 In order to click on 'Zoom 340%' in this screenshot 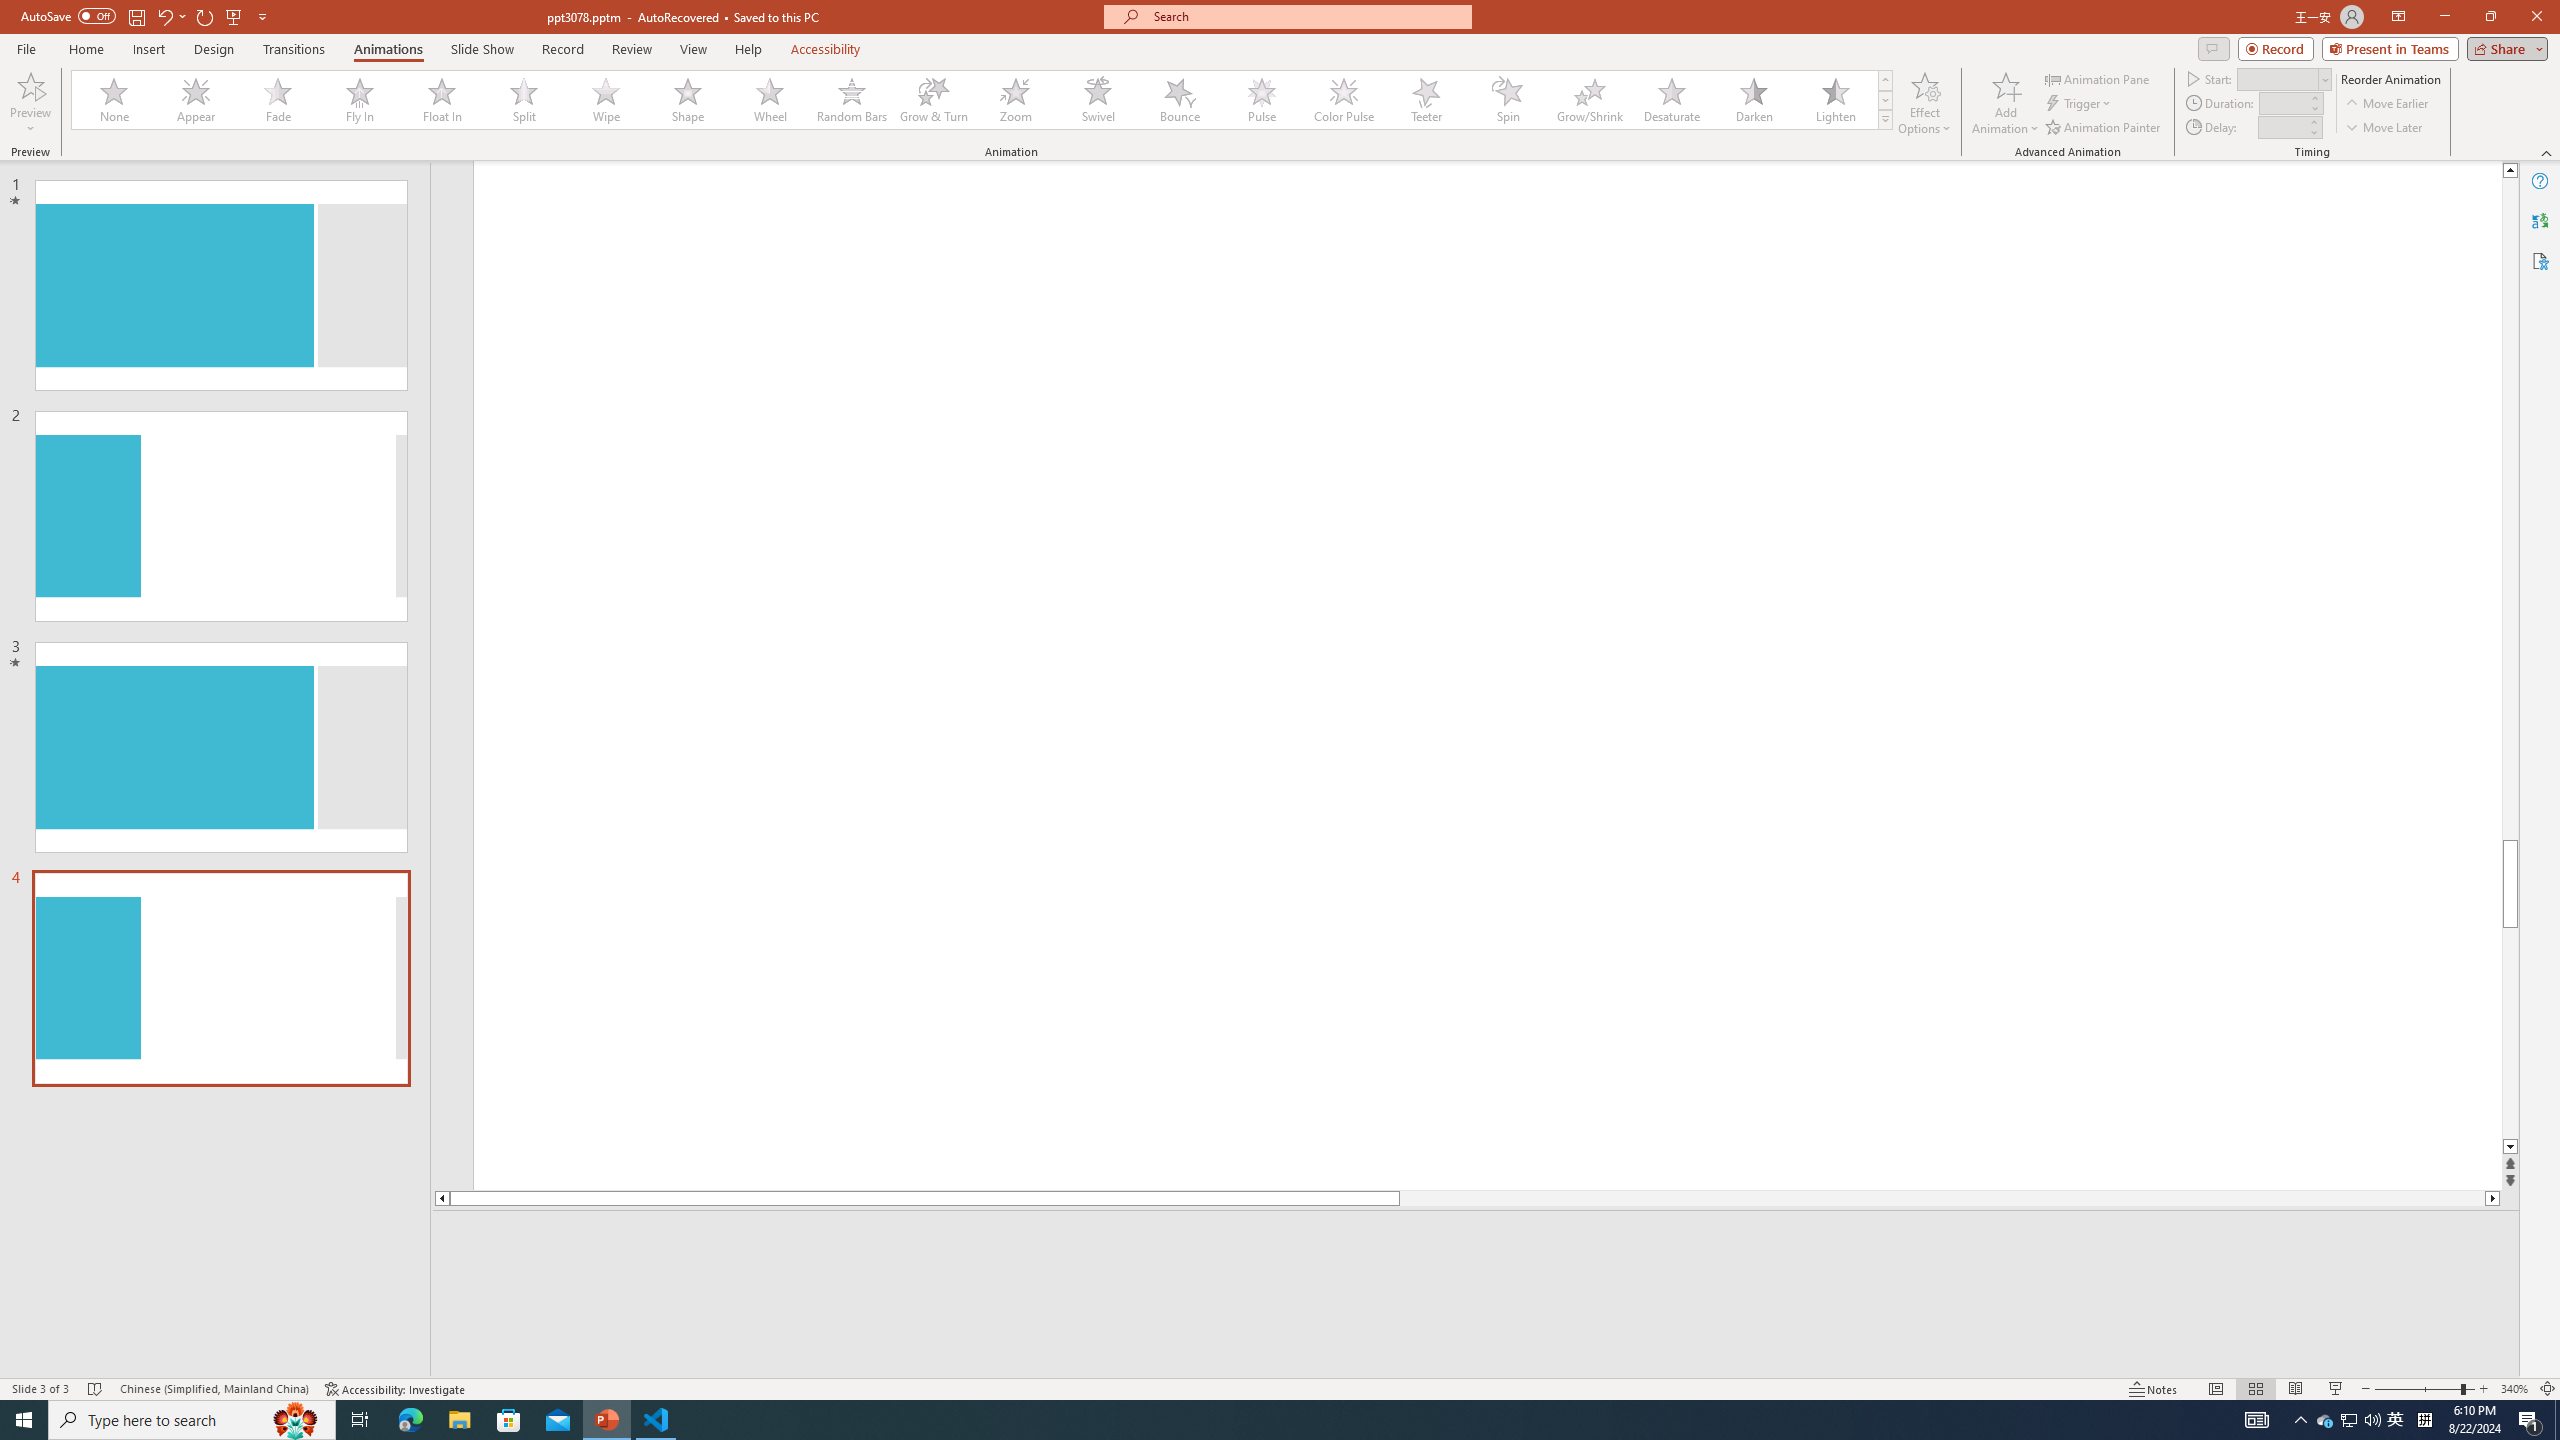, I will do `click(2515, 1389)`.